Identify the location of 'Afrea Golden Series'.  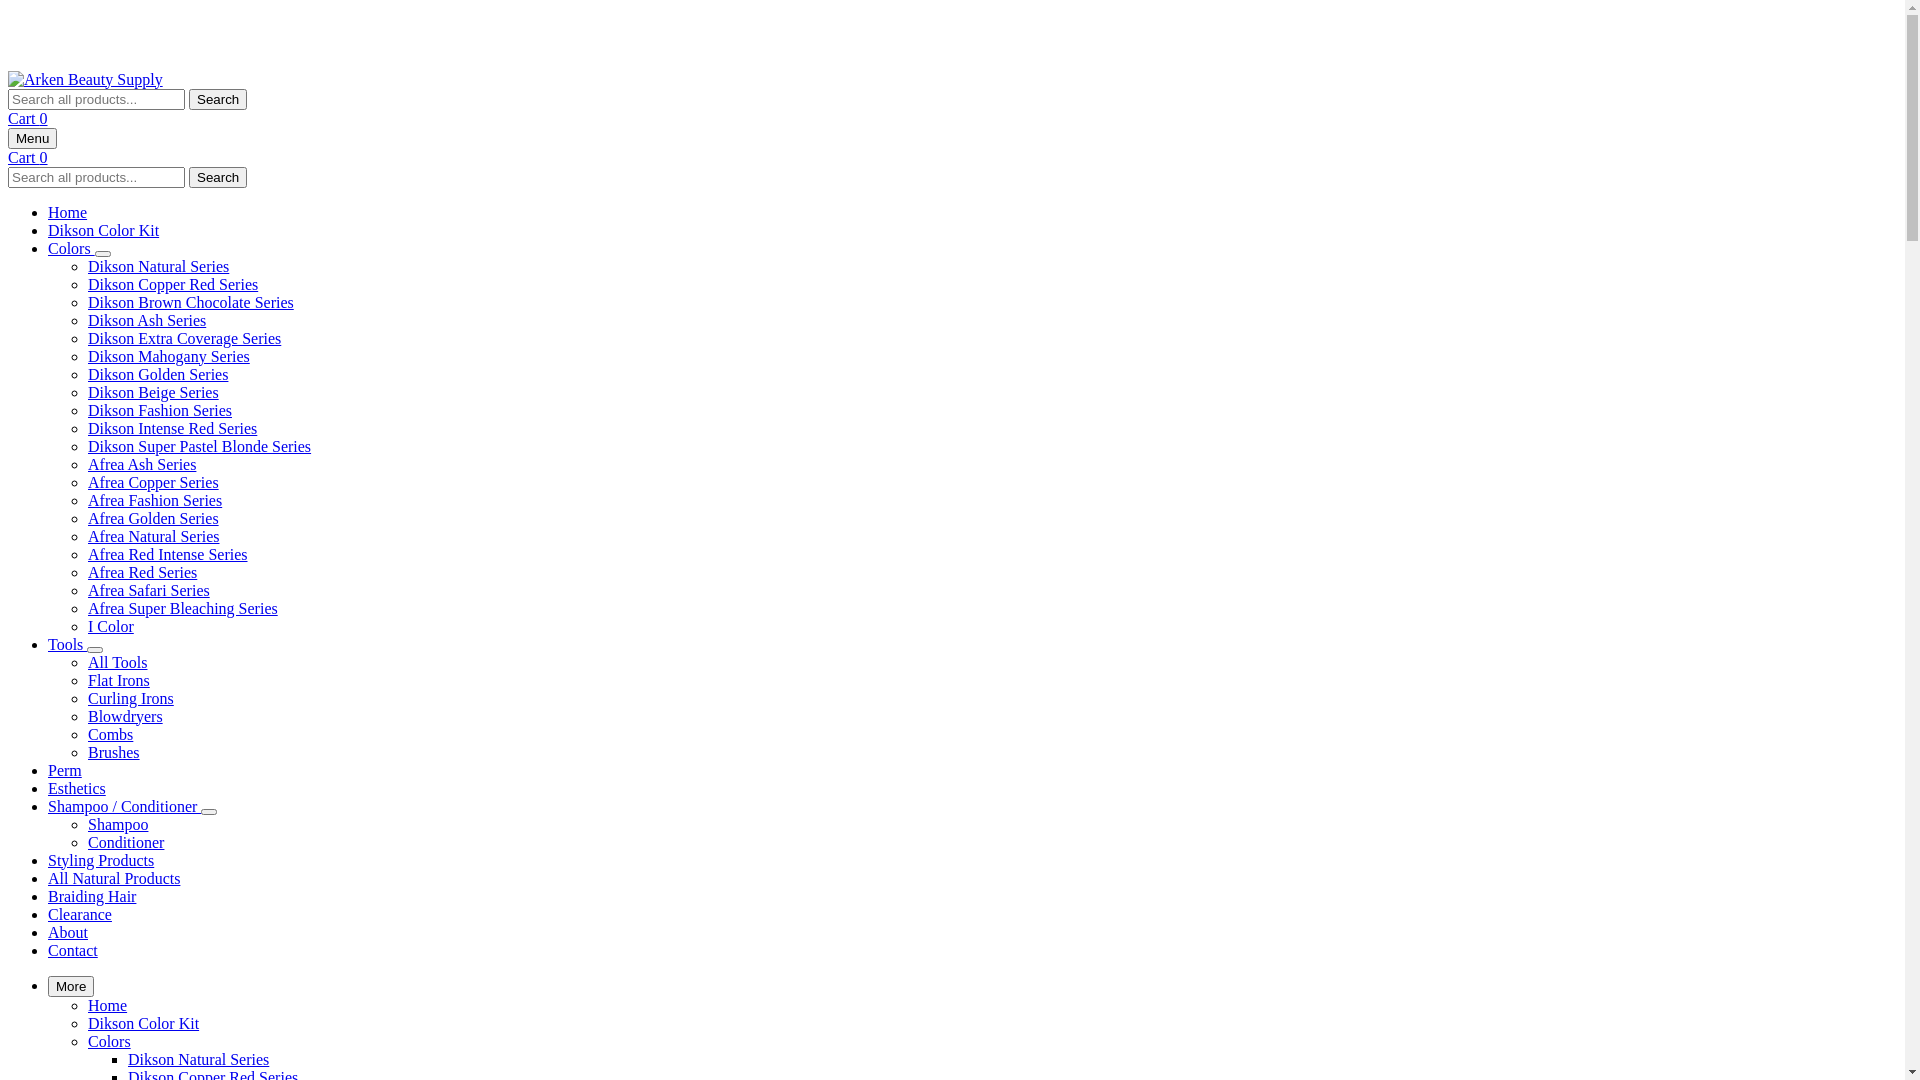
(86, 517).